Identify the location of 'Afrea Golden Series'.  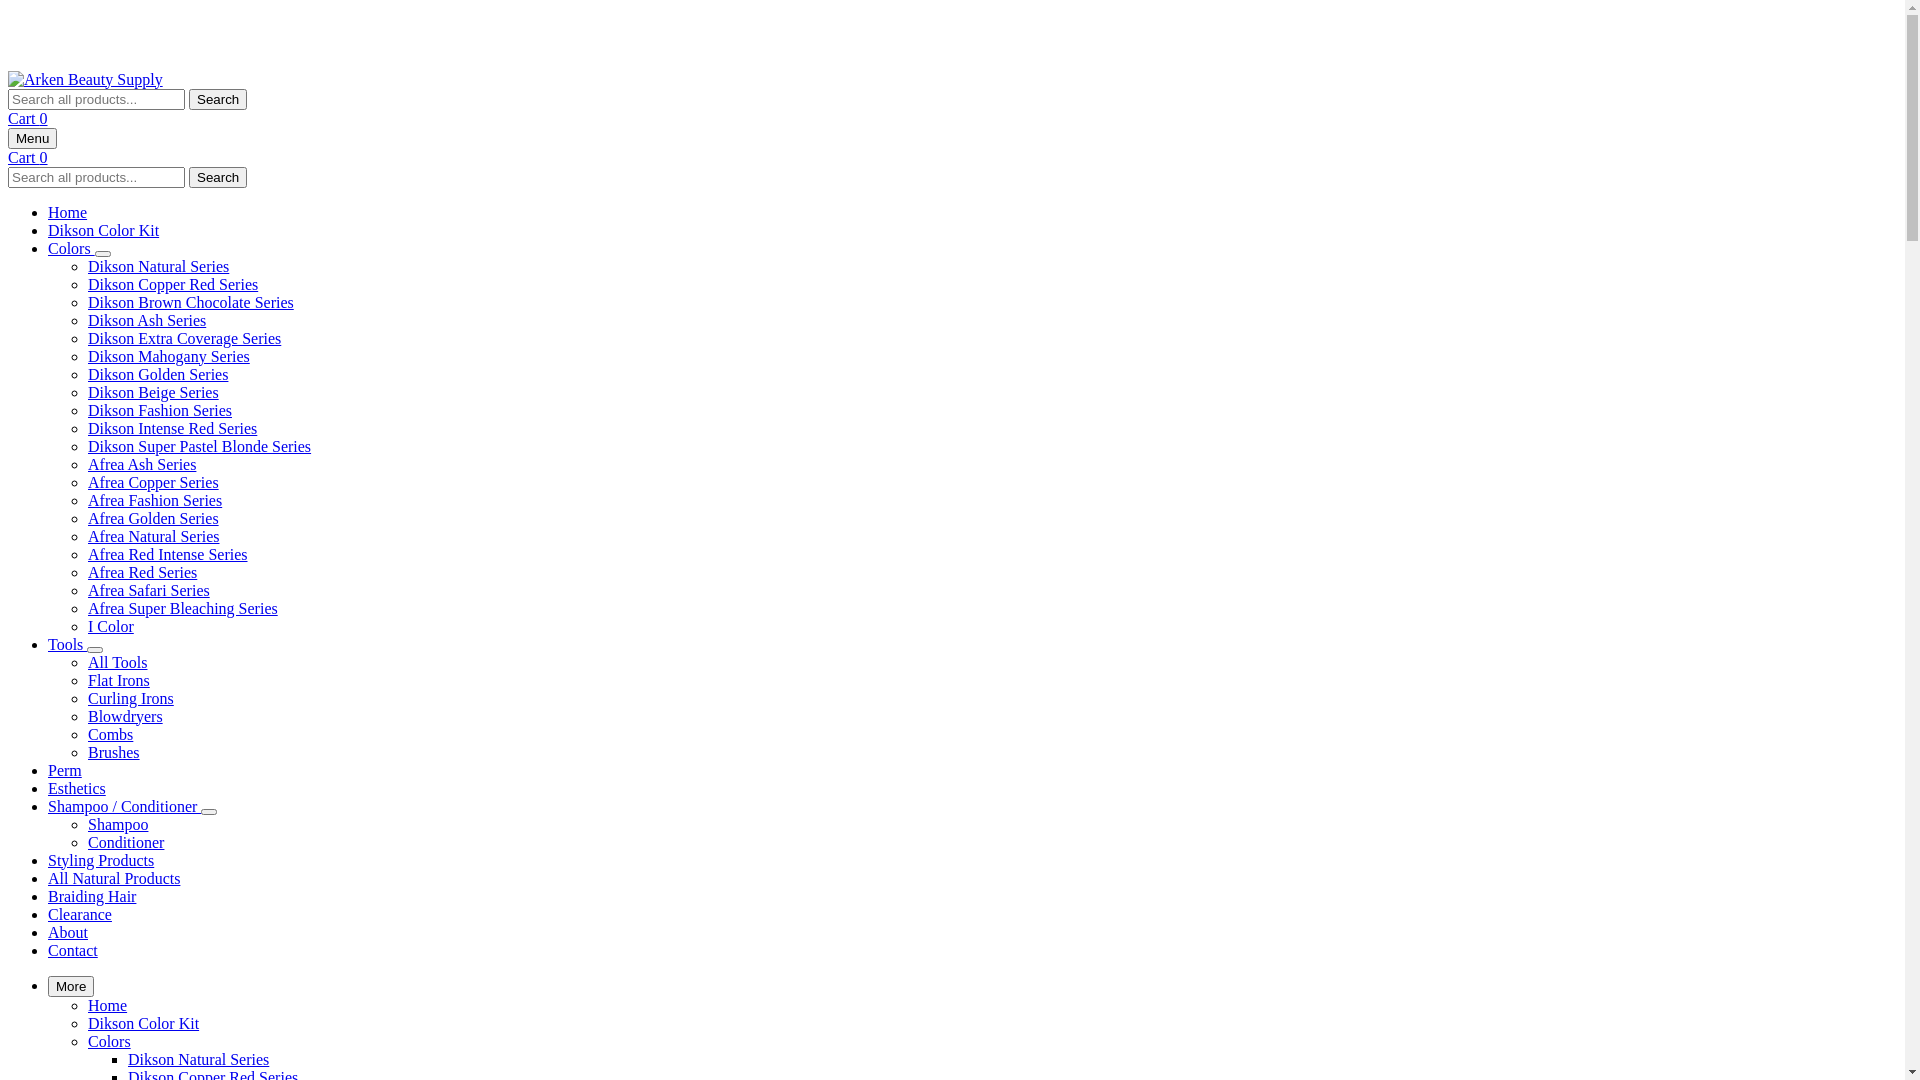
(86, 517).